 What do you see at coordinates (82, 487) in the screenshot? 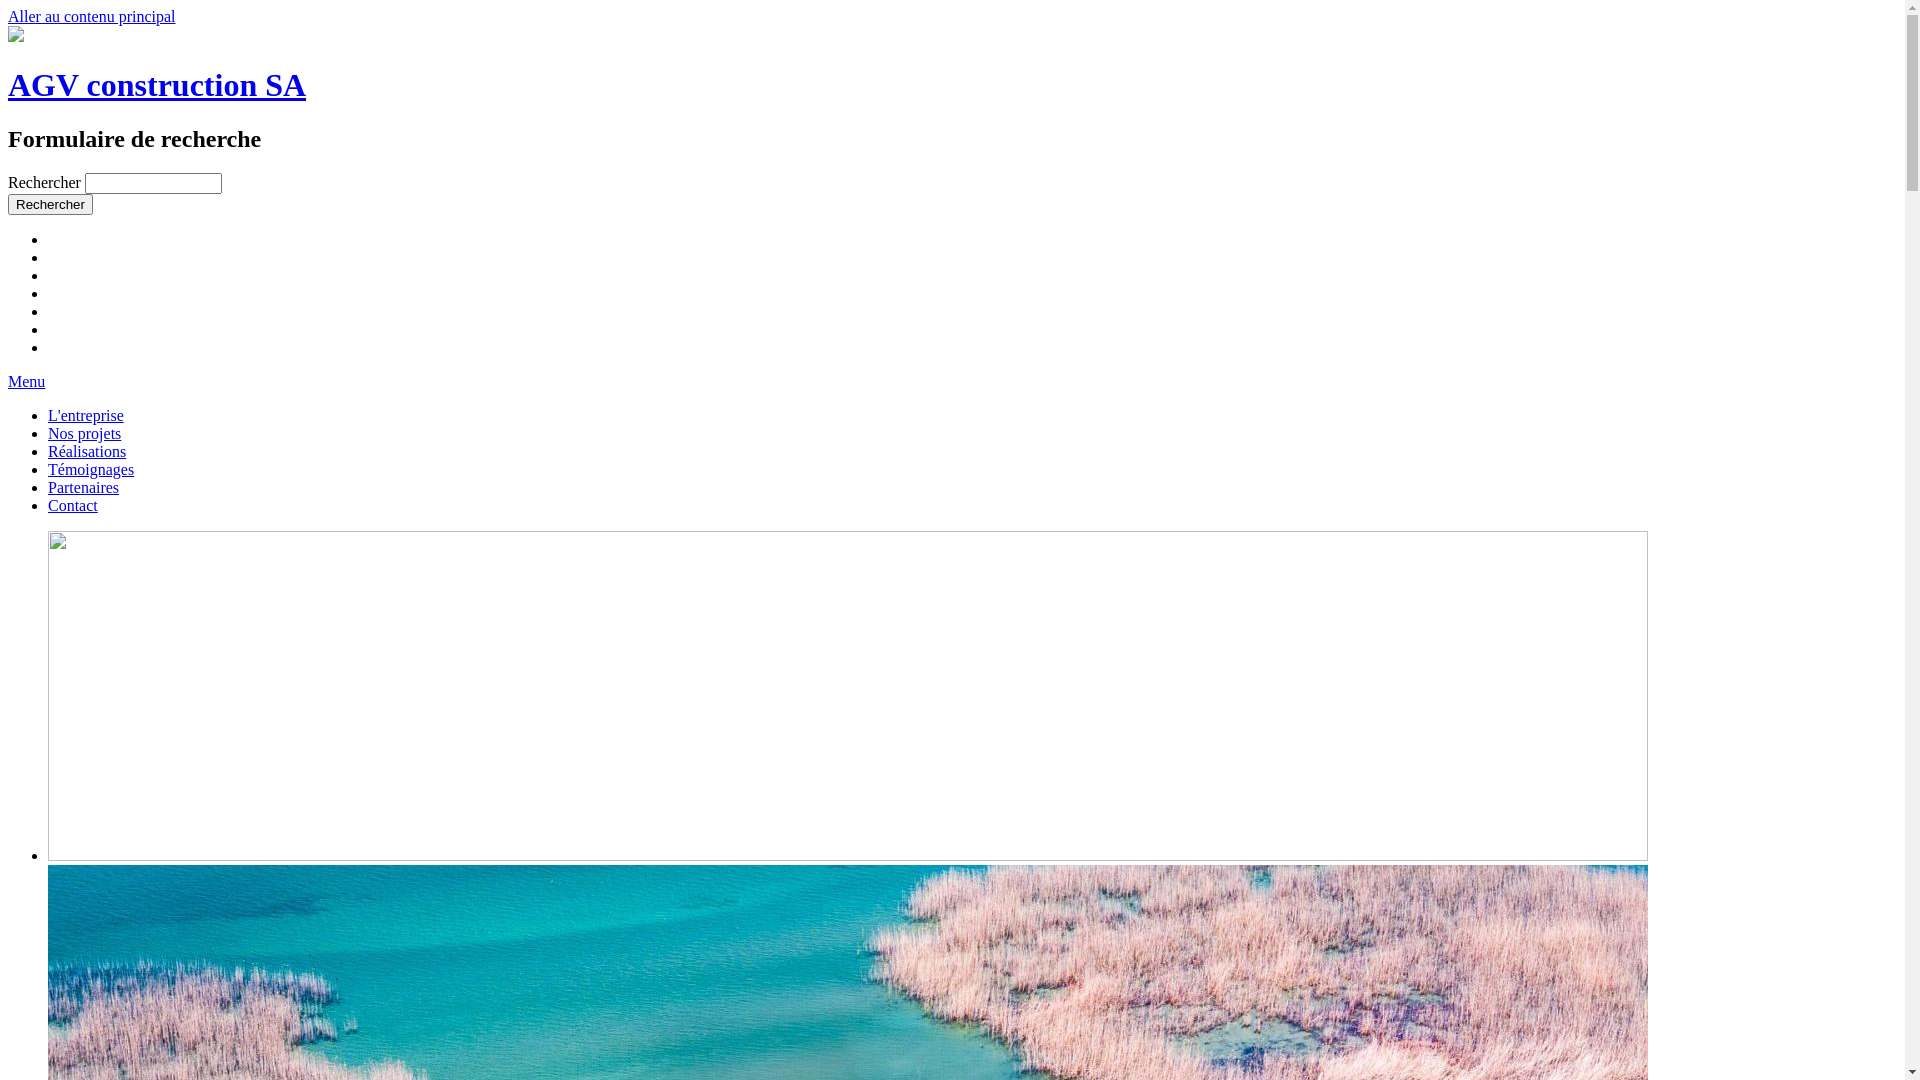
I see `'Partenaires'` at bounding box center [82, 487].